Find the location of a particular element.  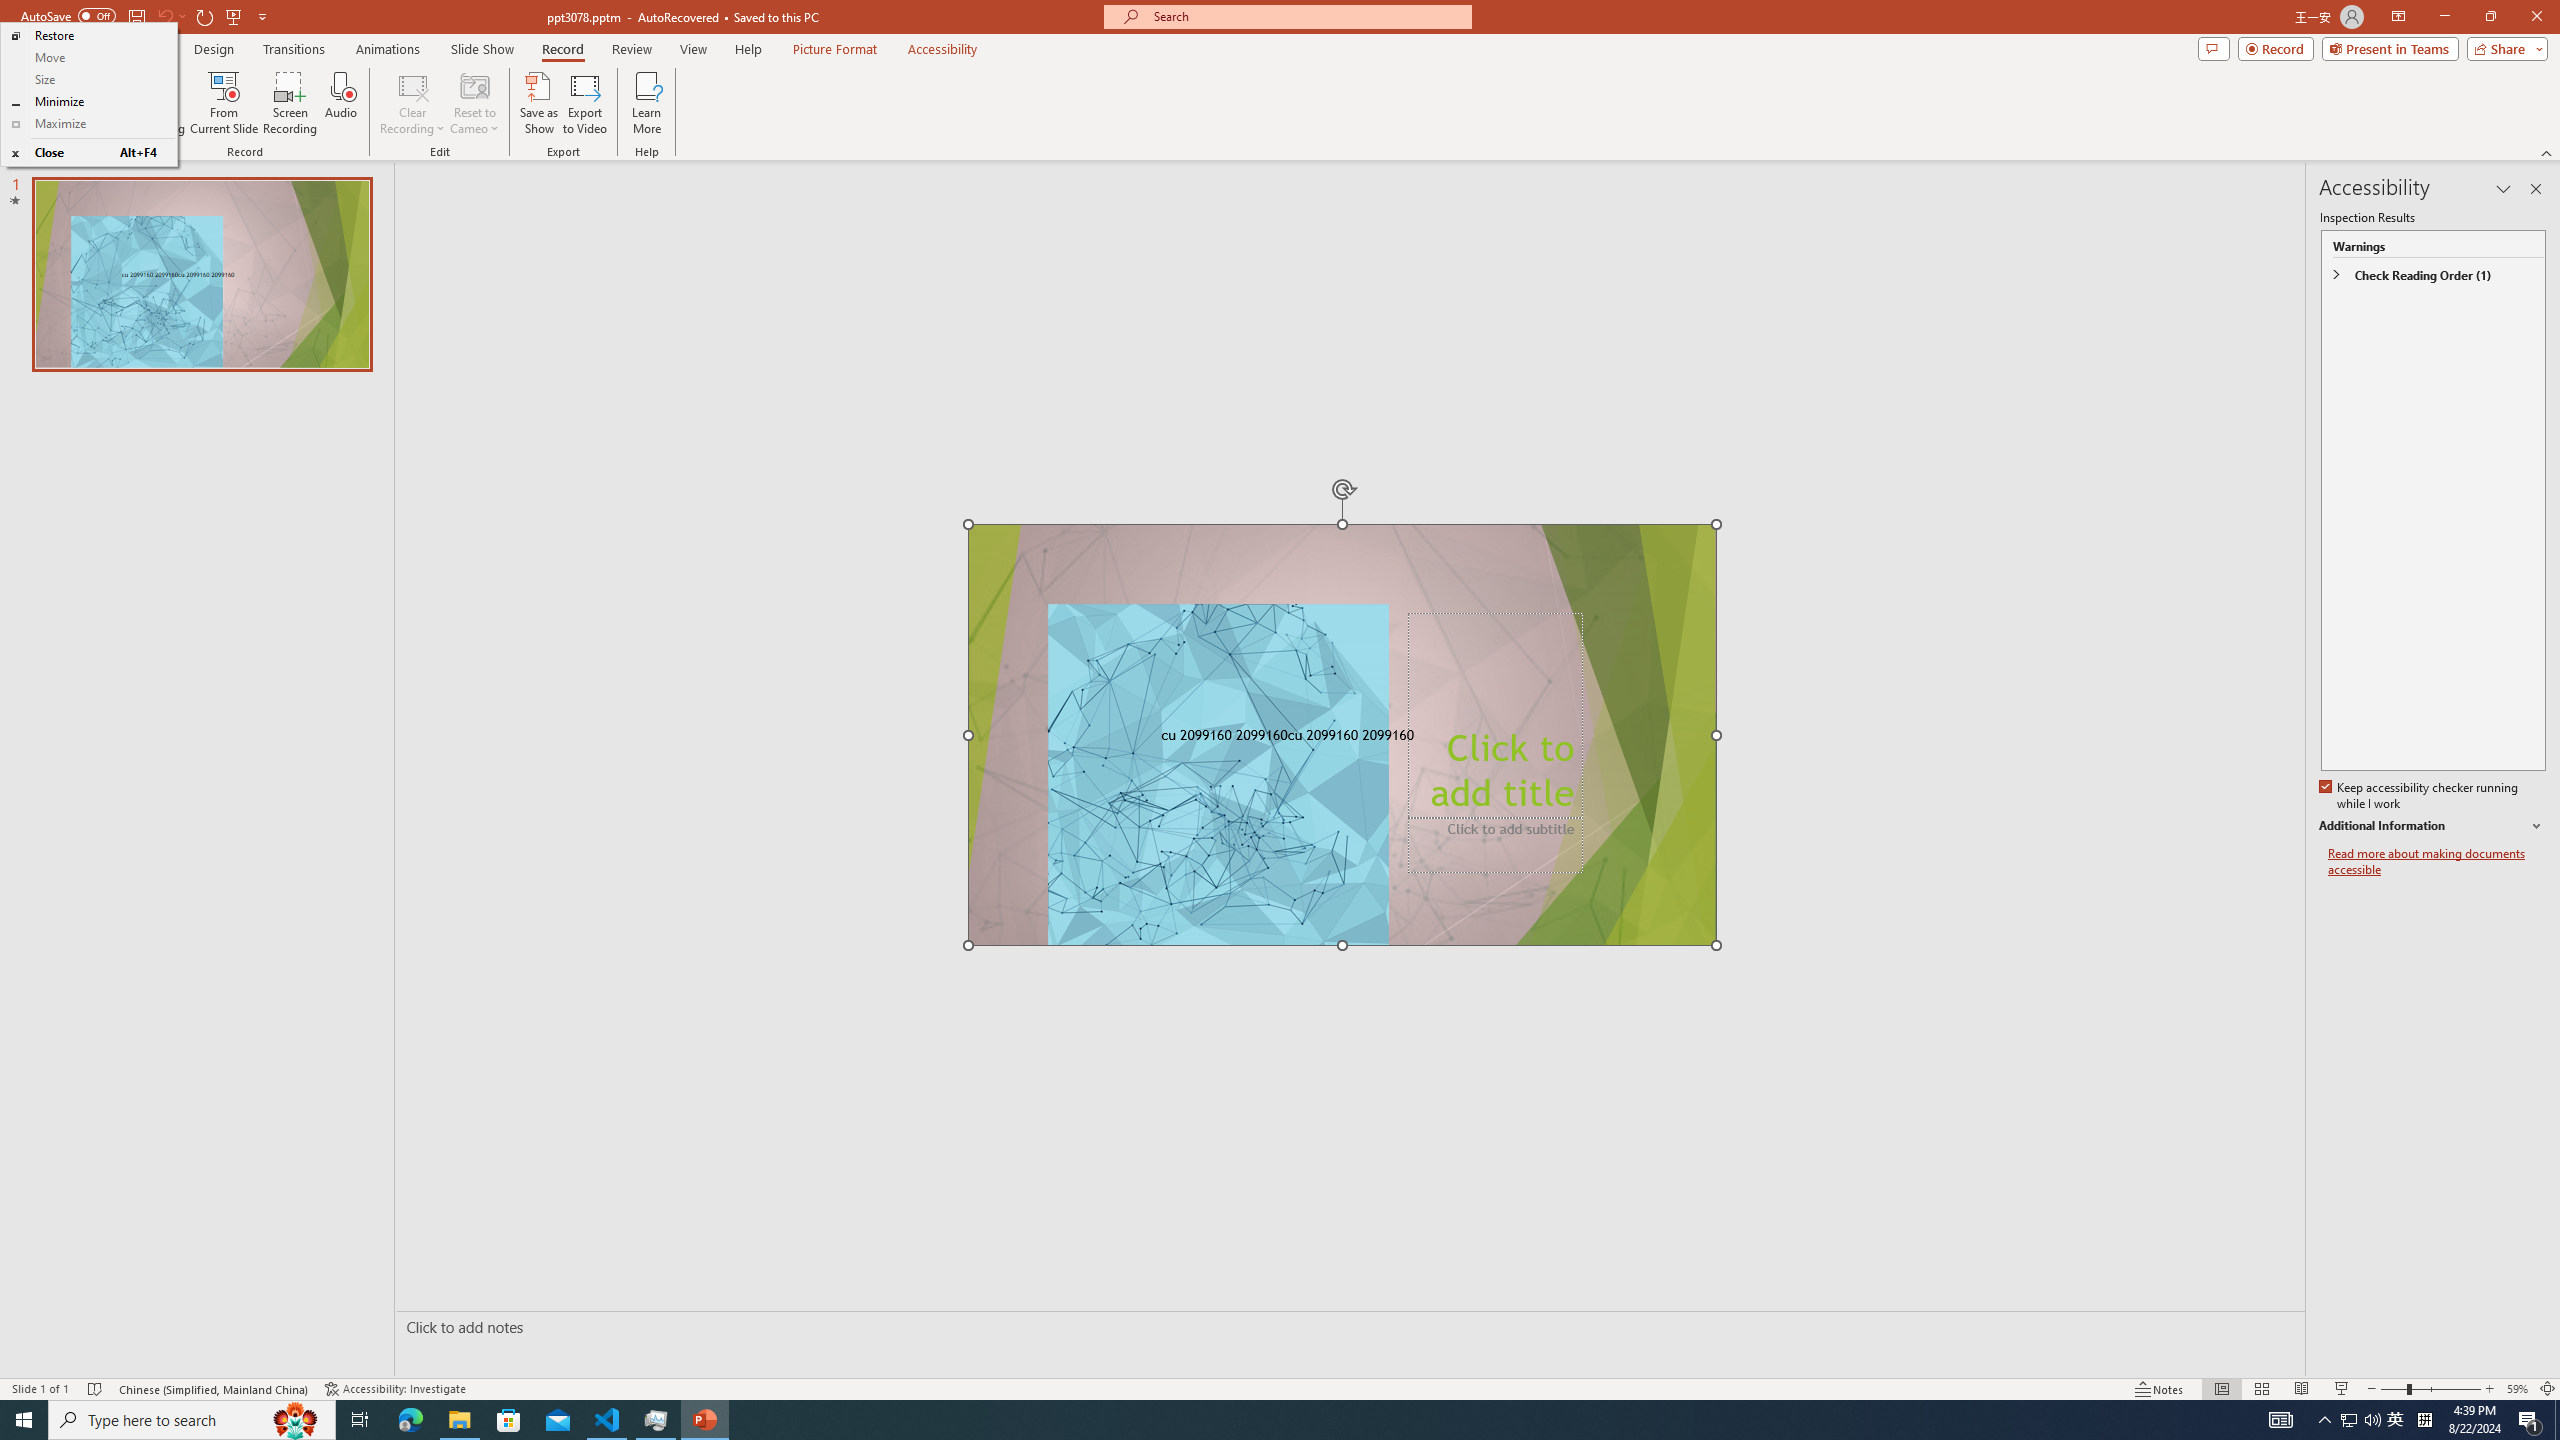

'Zoom 59%' is located at coordinates (2516, 1389).